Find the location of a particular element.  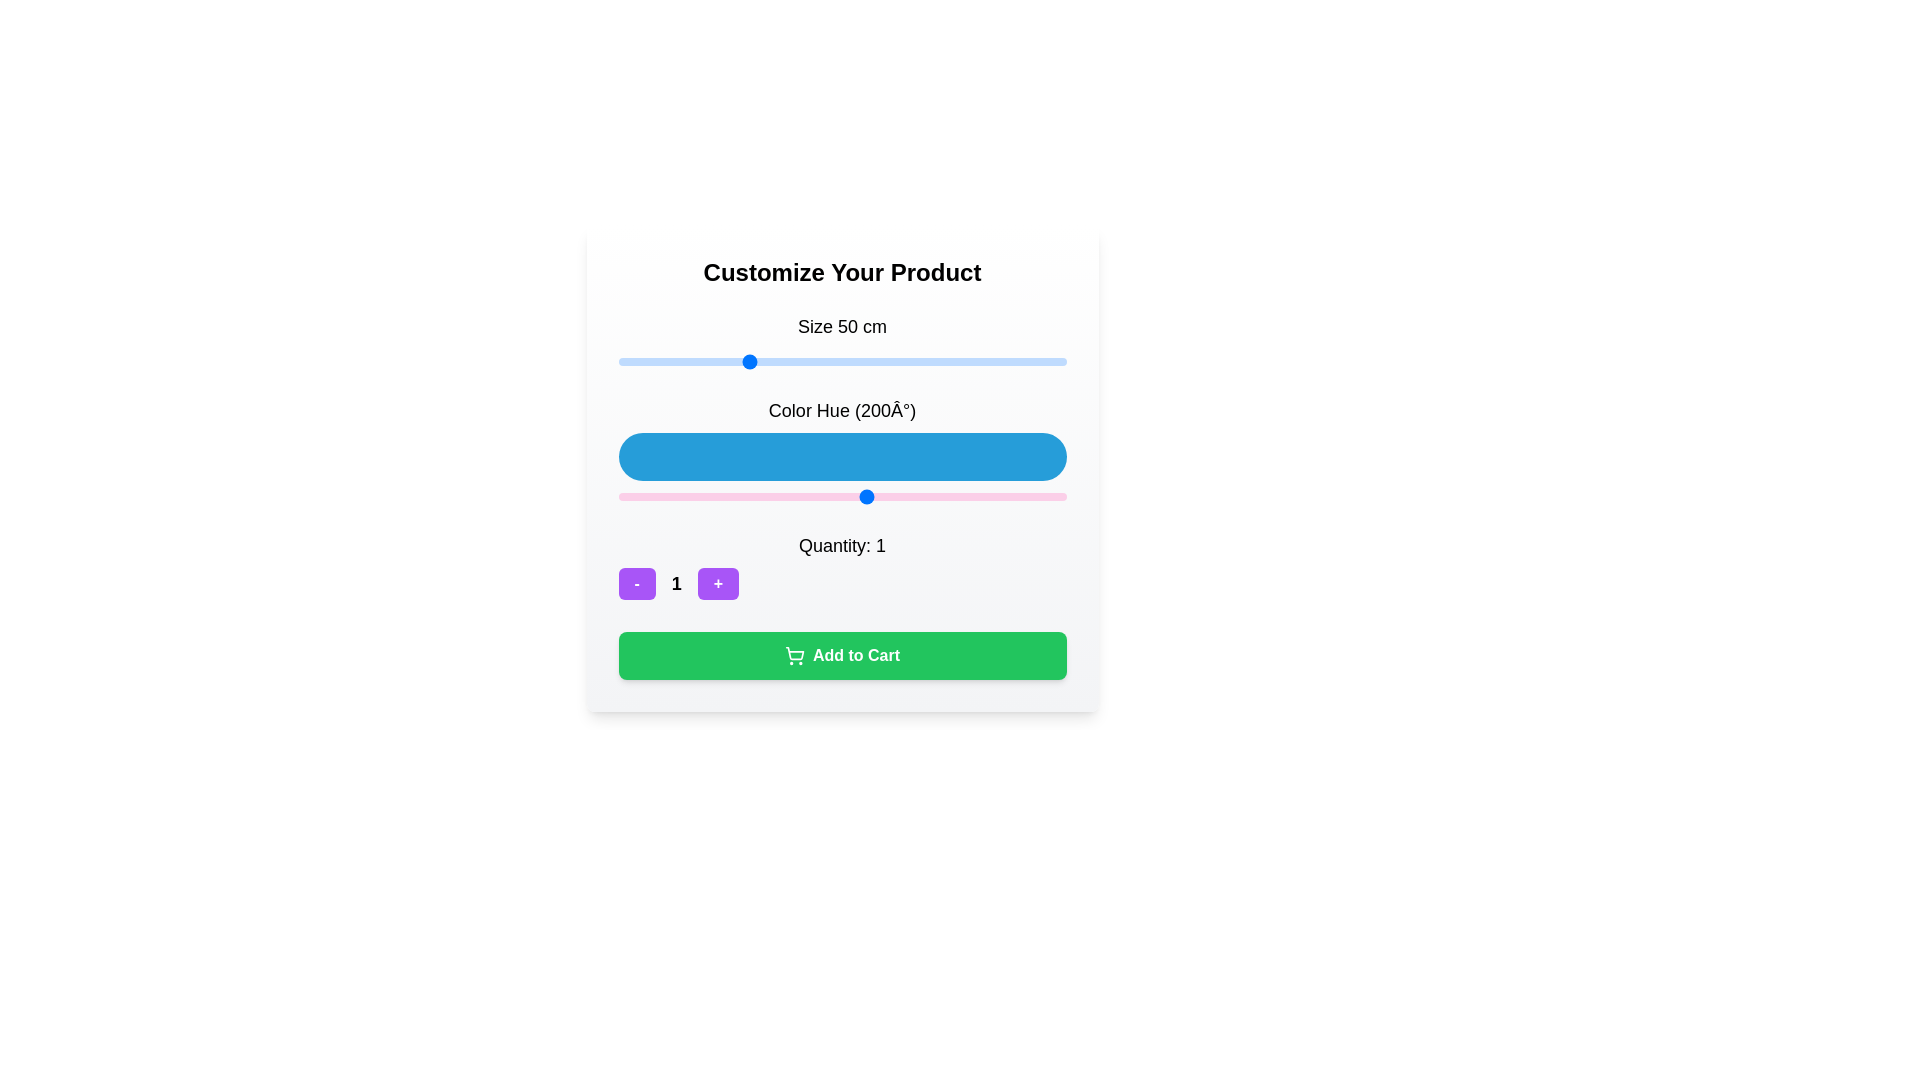

the text label that displays the current quantity value associated with the product selection field, located directly above the decrement and increment controls is located at coordinates (842, 546).